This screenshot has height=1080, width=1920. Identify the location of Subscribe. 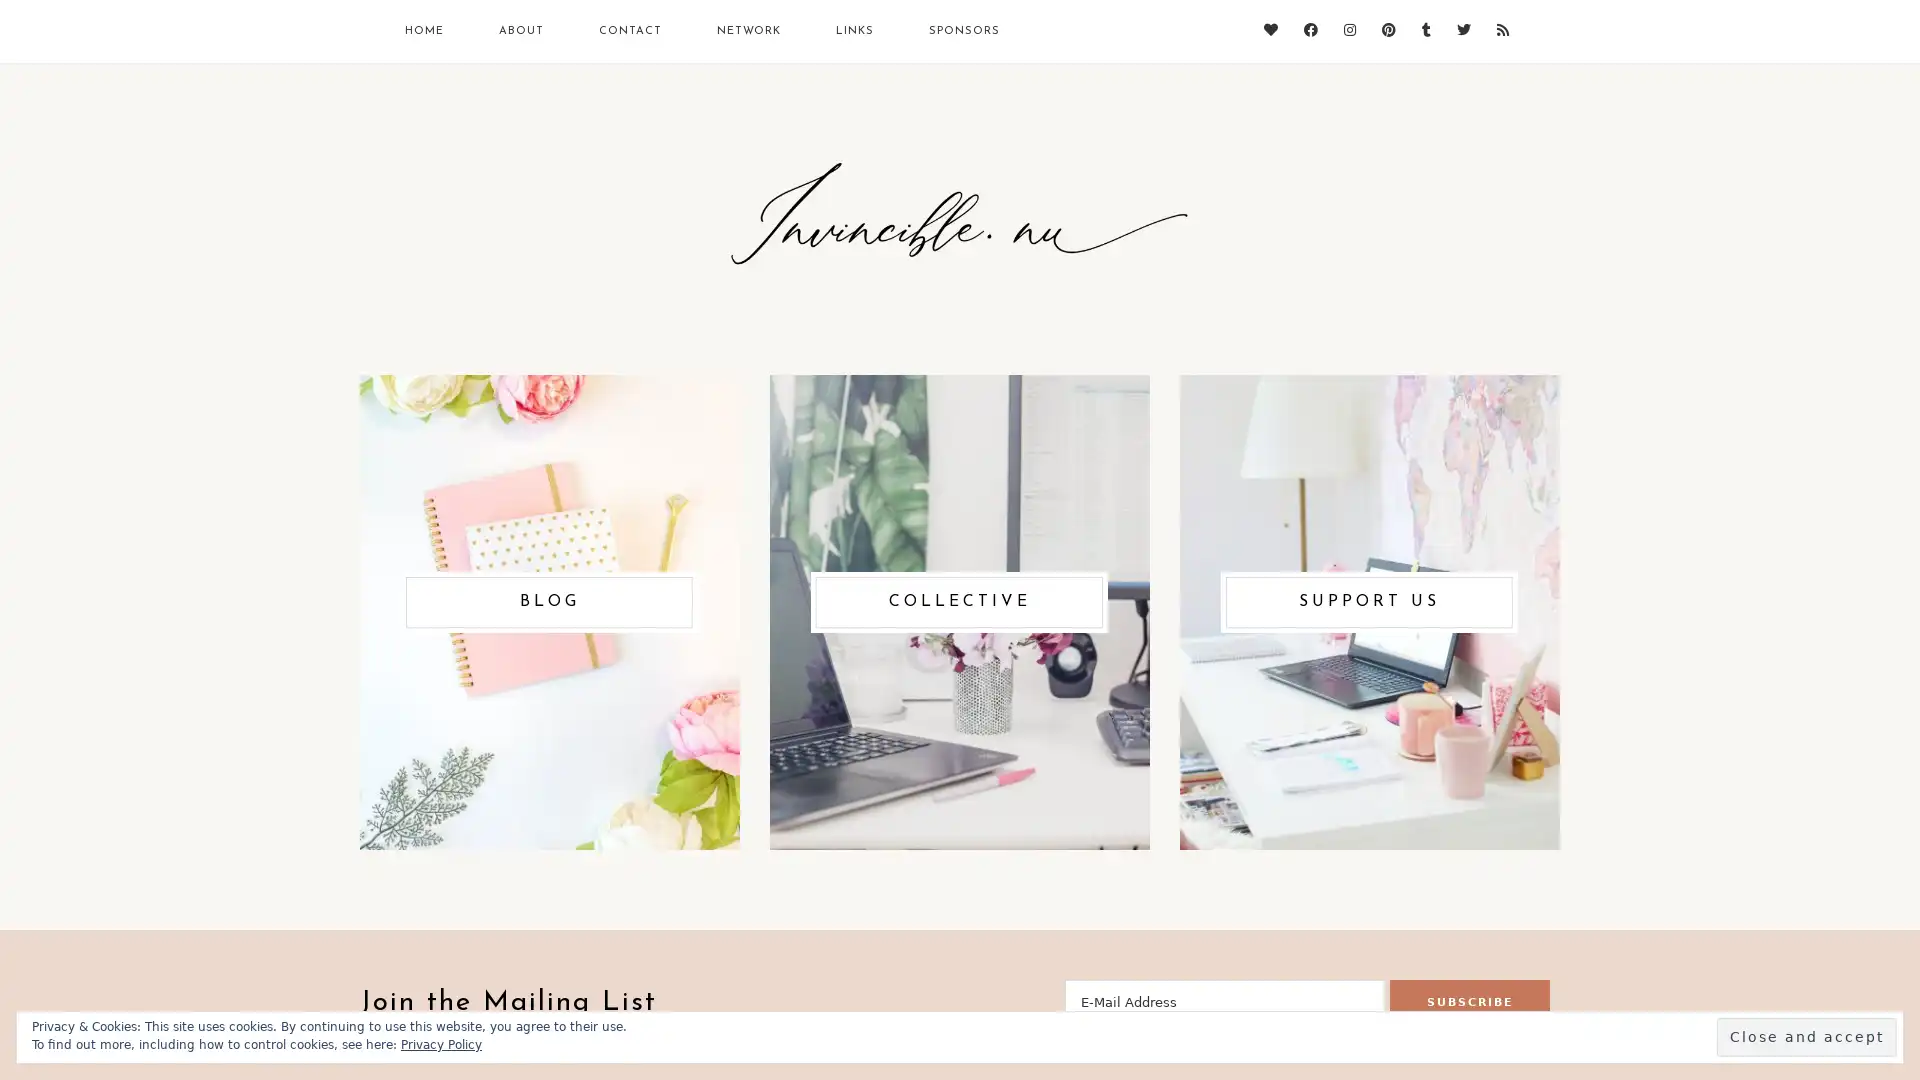
(1469, 1002).